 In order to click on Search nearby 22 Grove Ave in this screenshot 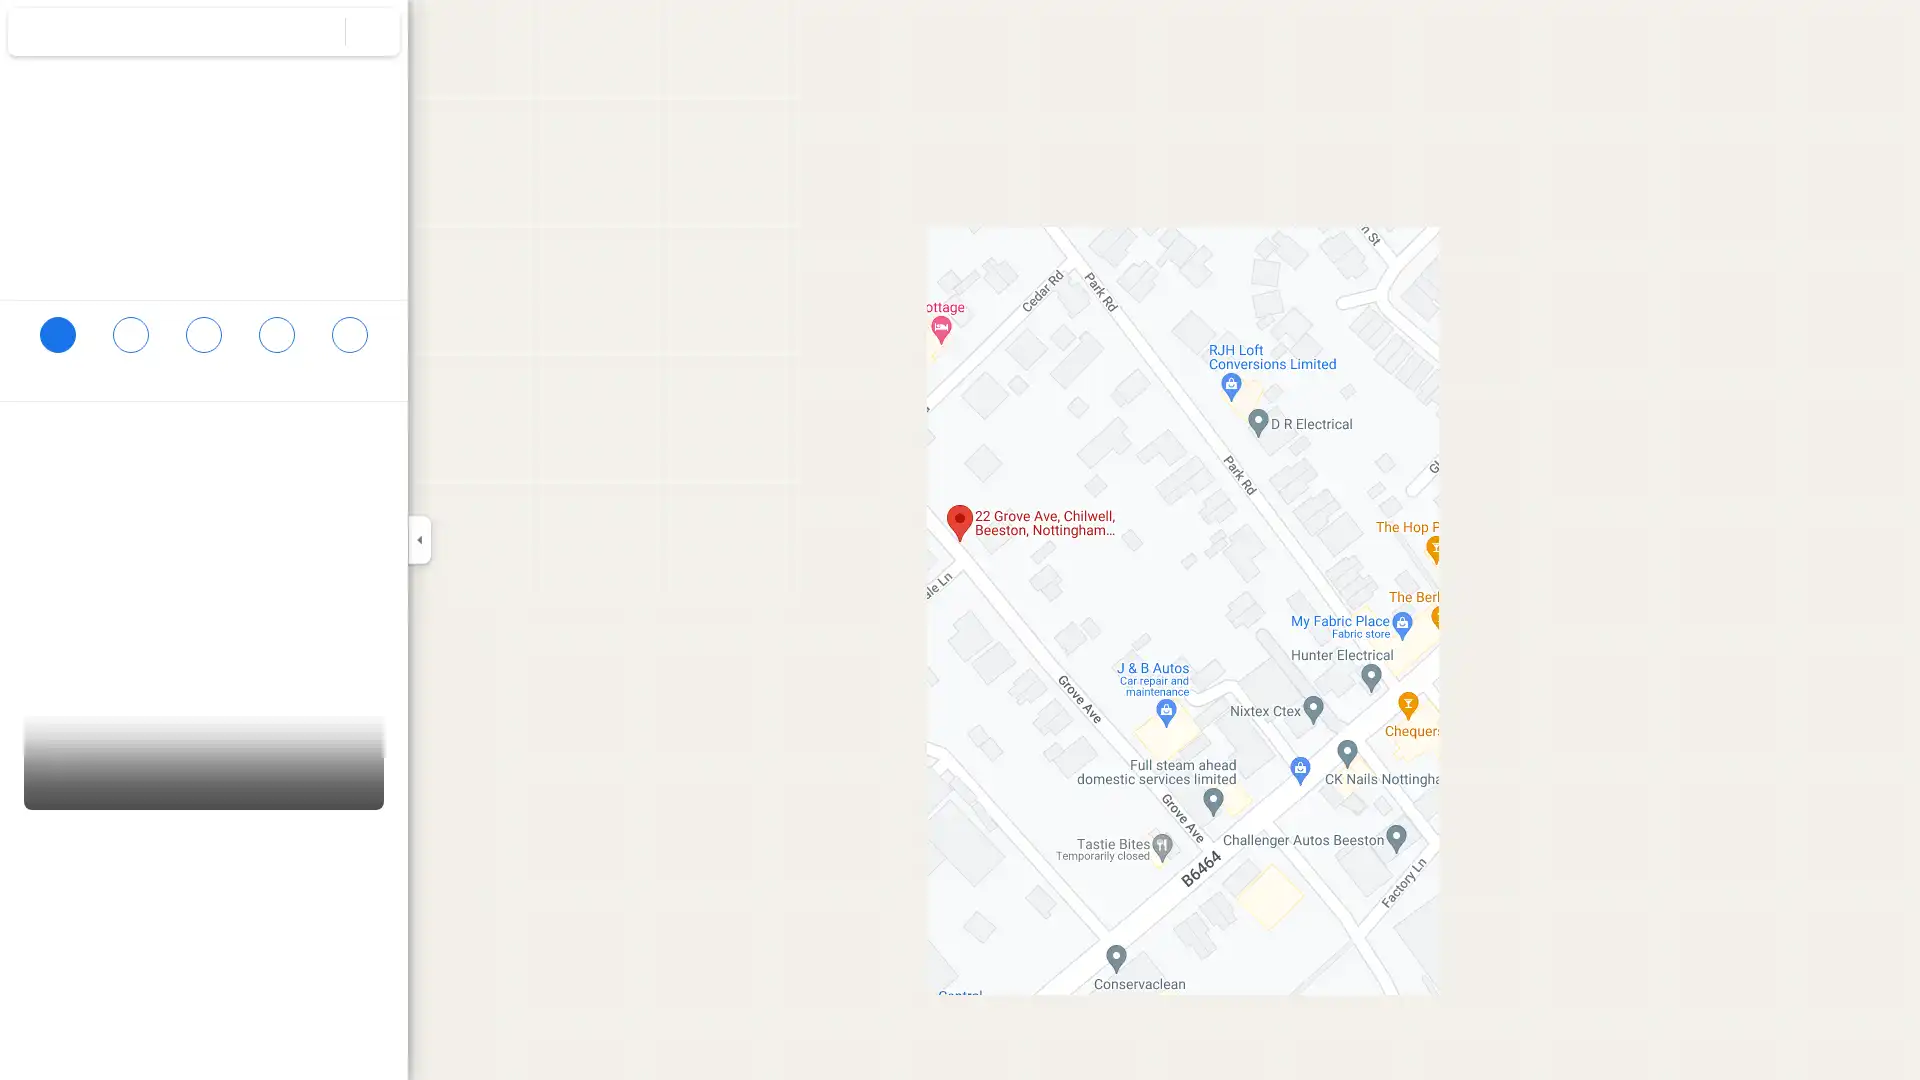, I will do `click(203, 342)`.